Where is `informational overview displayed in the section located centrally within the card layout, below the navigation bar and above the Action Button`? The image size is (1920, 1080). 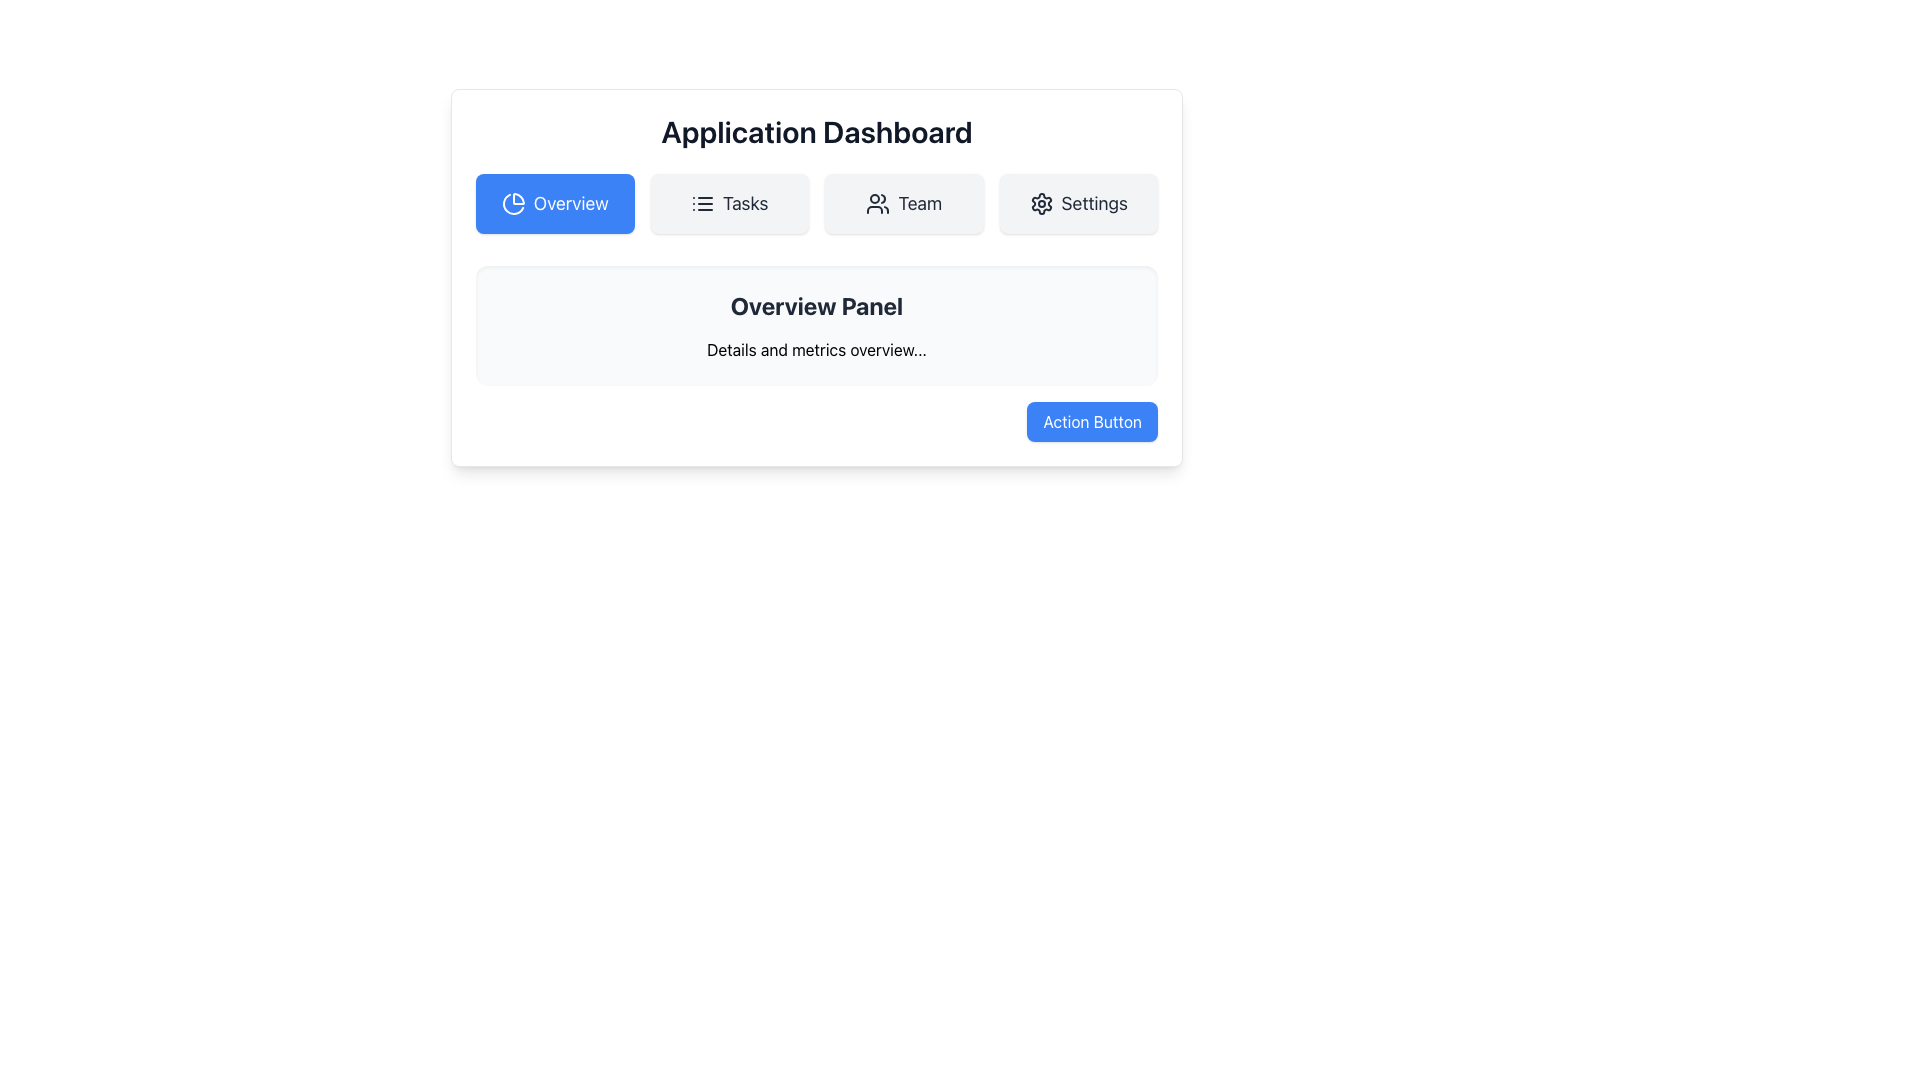
informational overview displayed in the section located centrally within the card layout, below the navigation bar and above the Action Button is located at coordinates (816, 325).